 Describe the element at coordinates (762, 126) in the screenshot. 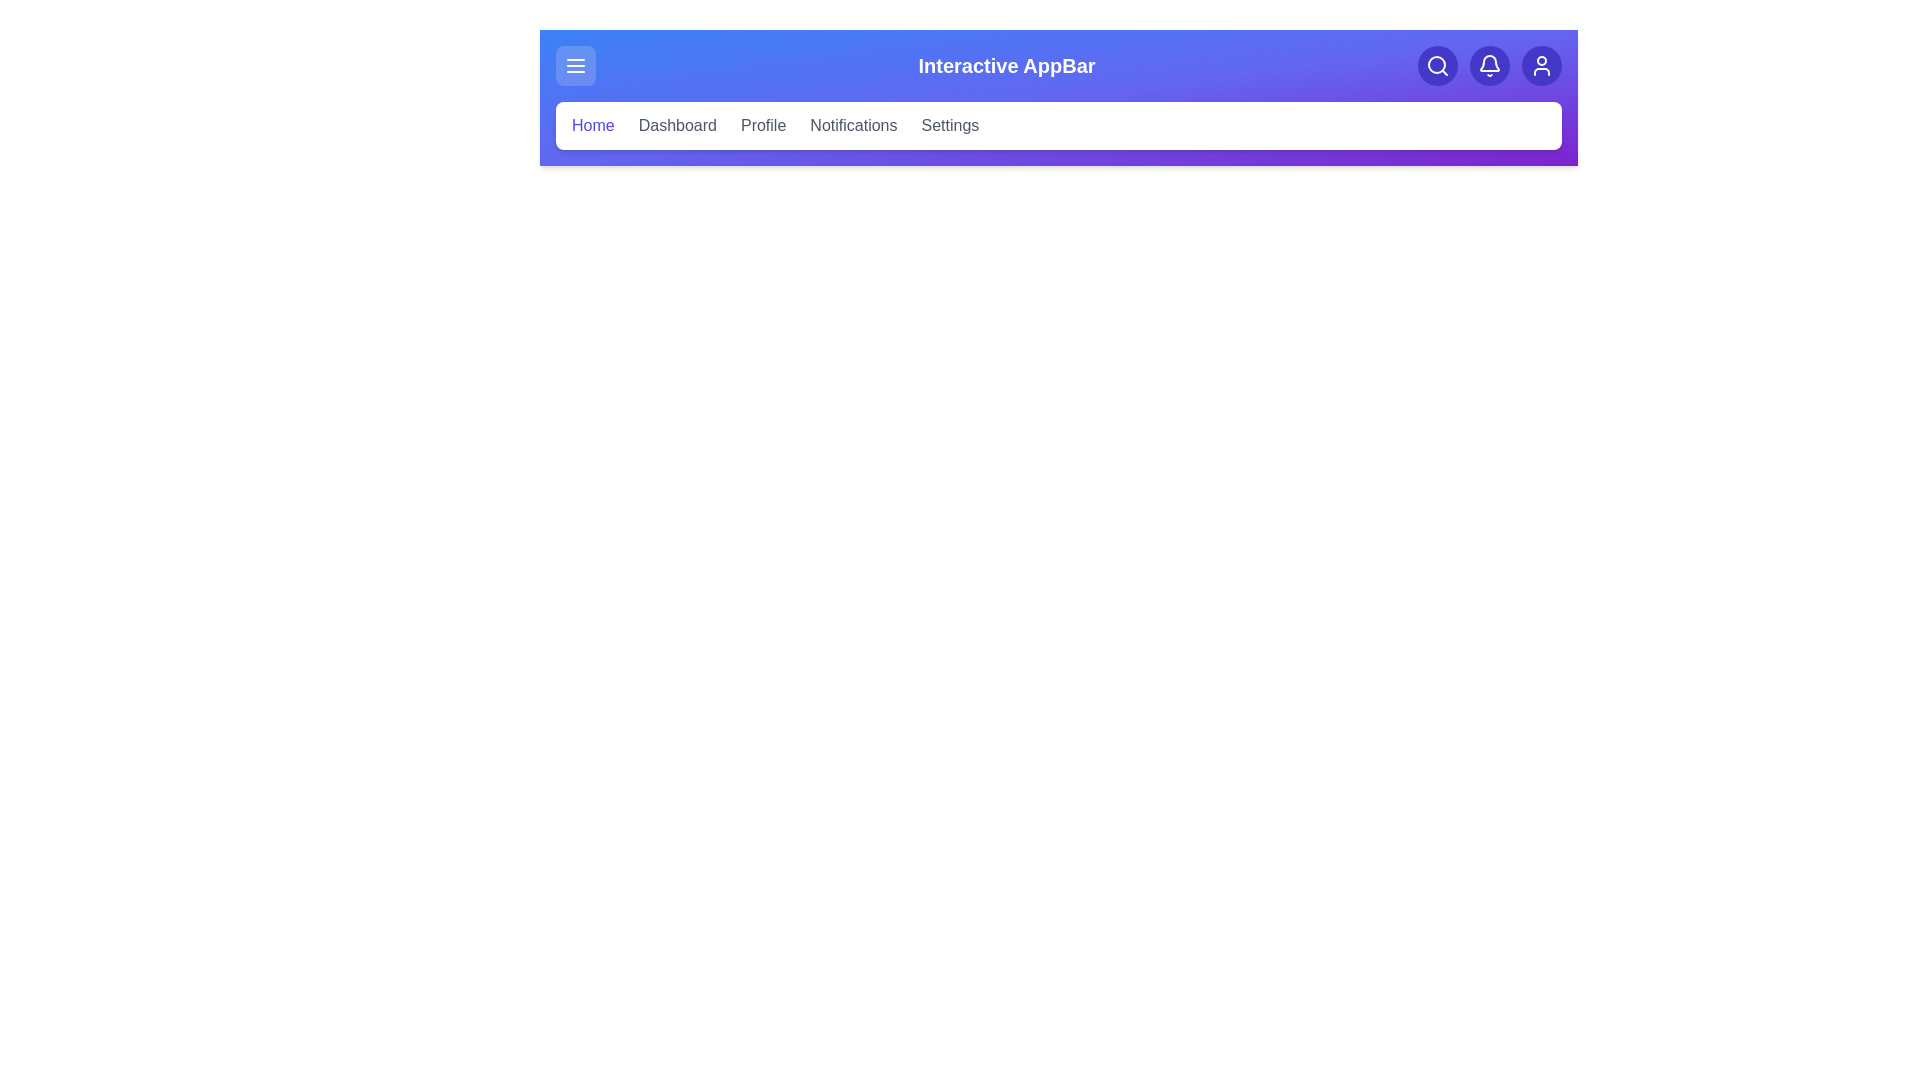

I see `the category Profile to navigate` at that location.